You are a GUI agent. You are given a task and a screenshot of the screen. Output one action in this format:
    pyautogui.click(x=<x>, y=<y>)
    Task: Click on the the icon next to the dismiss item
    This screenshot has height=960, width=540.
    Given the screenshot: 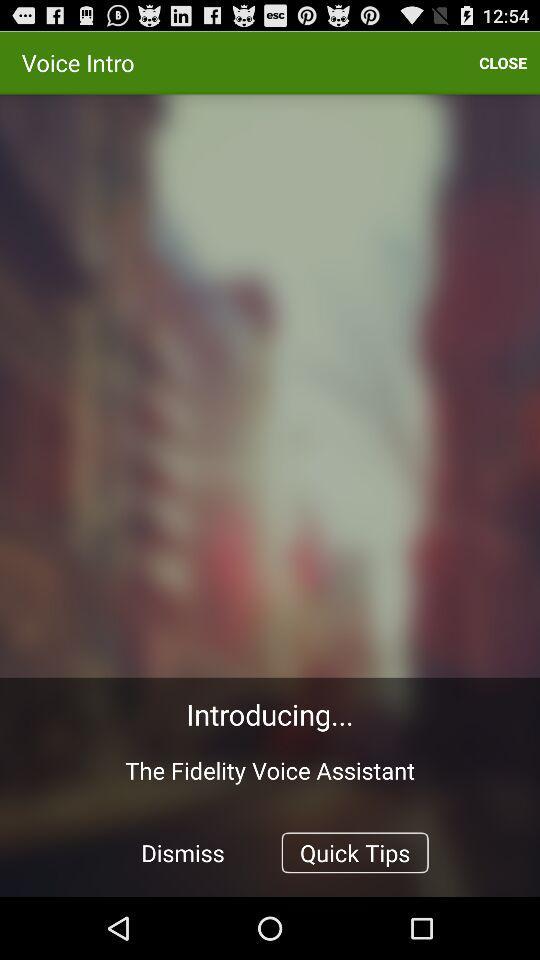 What is the action you would take?
    pyautogui.click(x=354, y=851)
    